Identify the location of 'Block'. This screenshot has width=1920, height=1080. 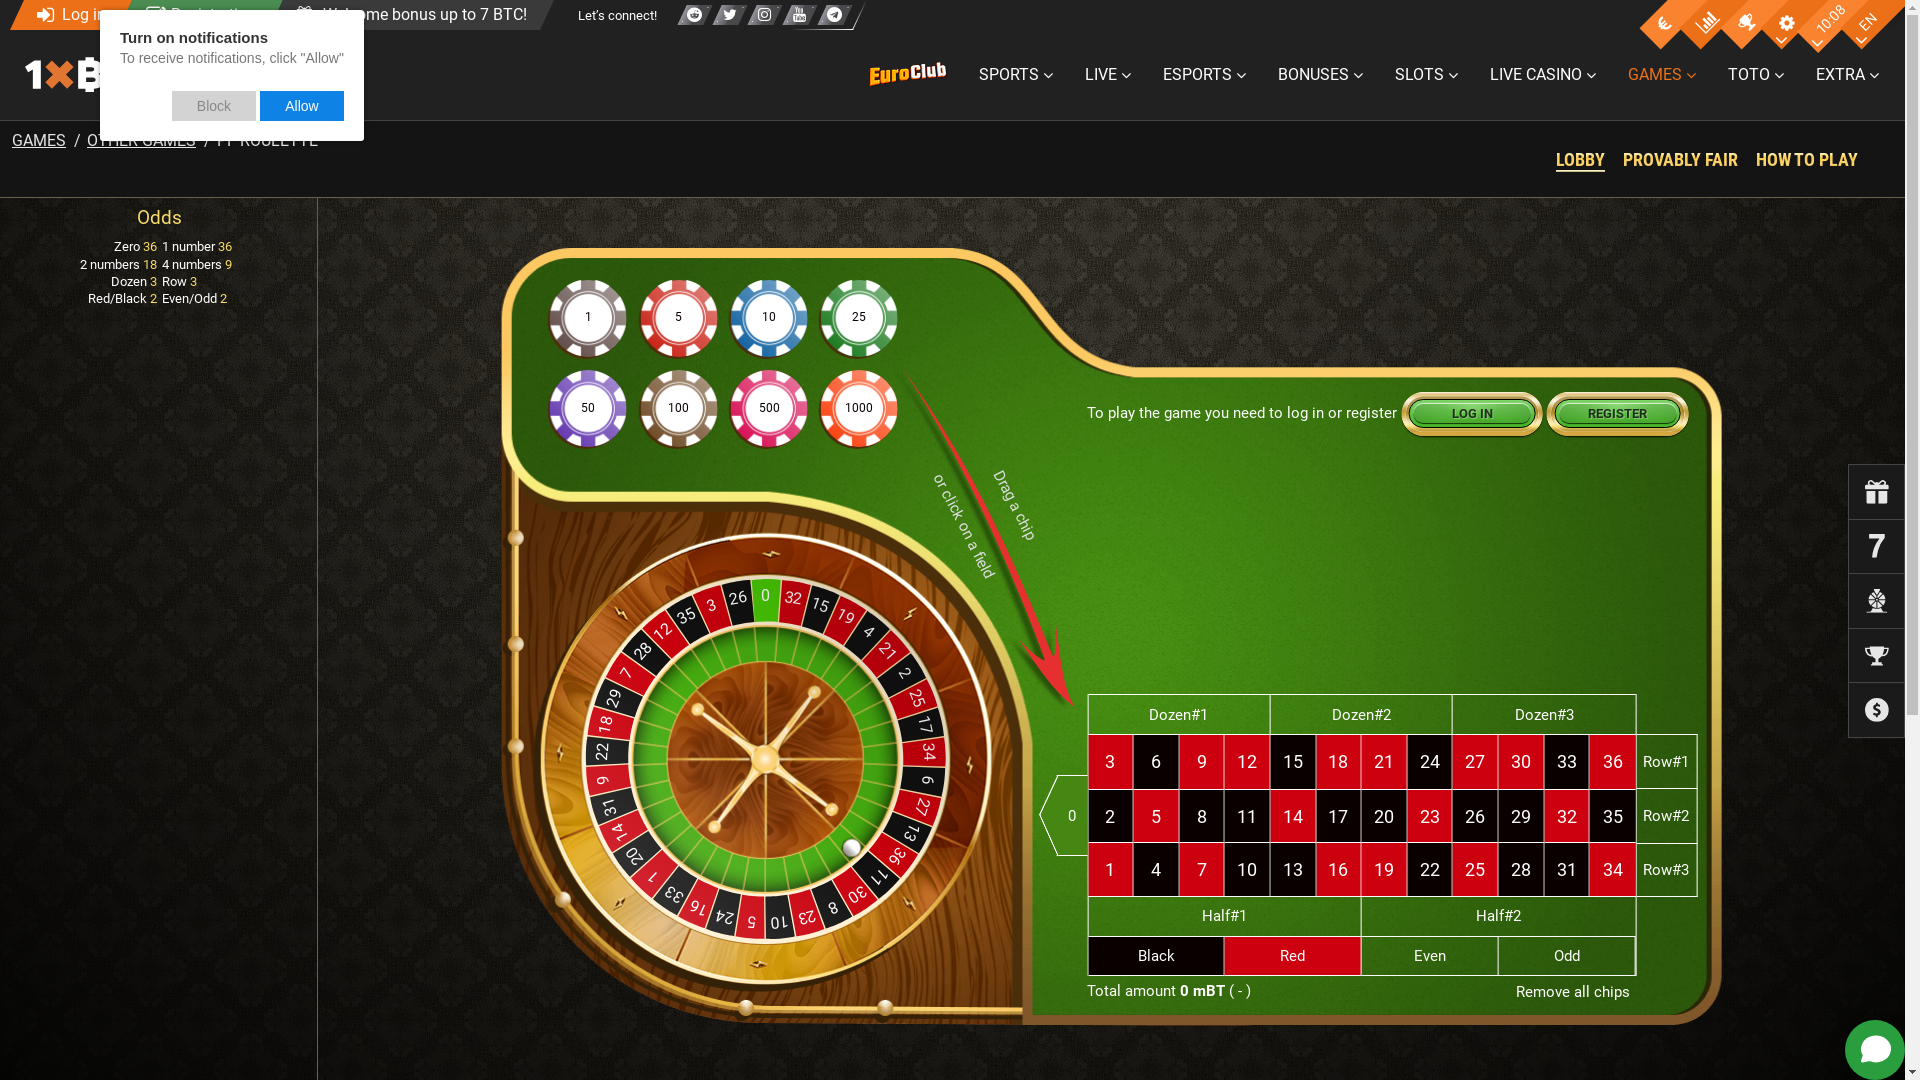
(214, 105).